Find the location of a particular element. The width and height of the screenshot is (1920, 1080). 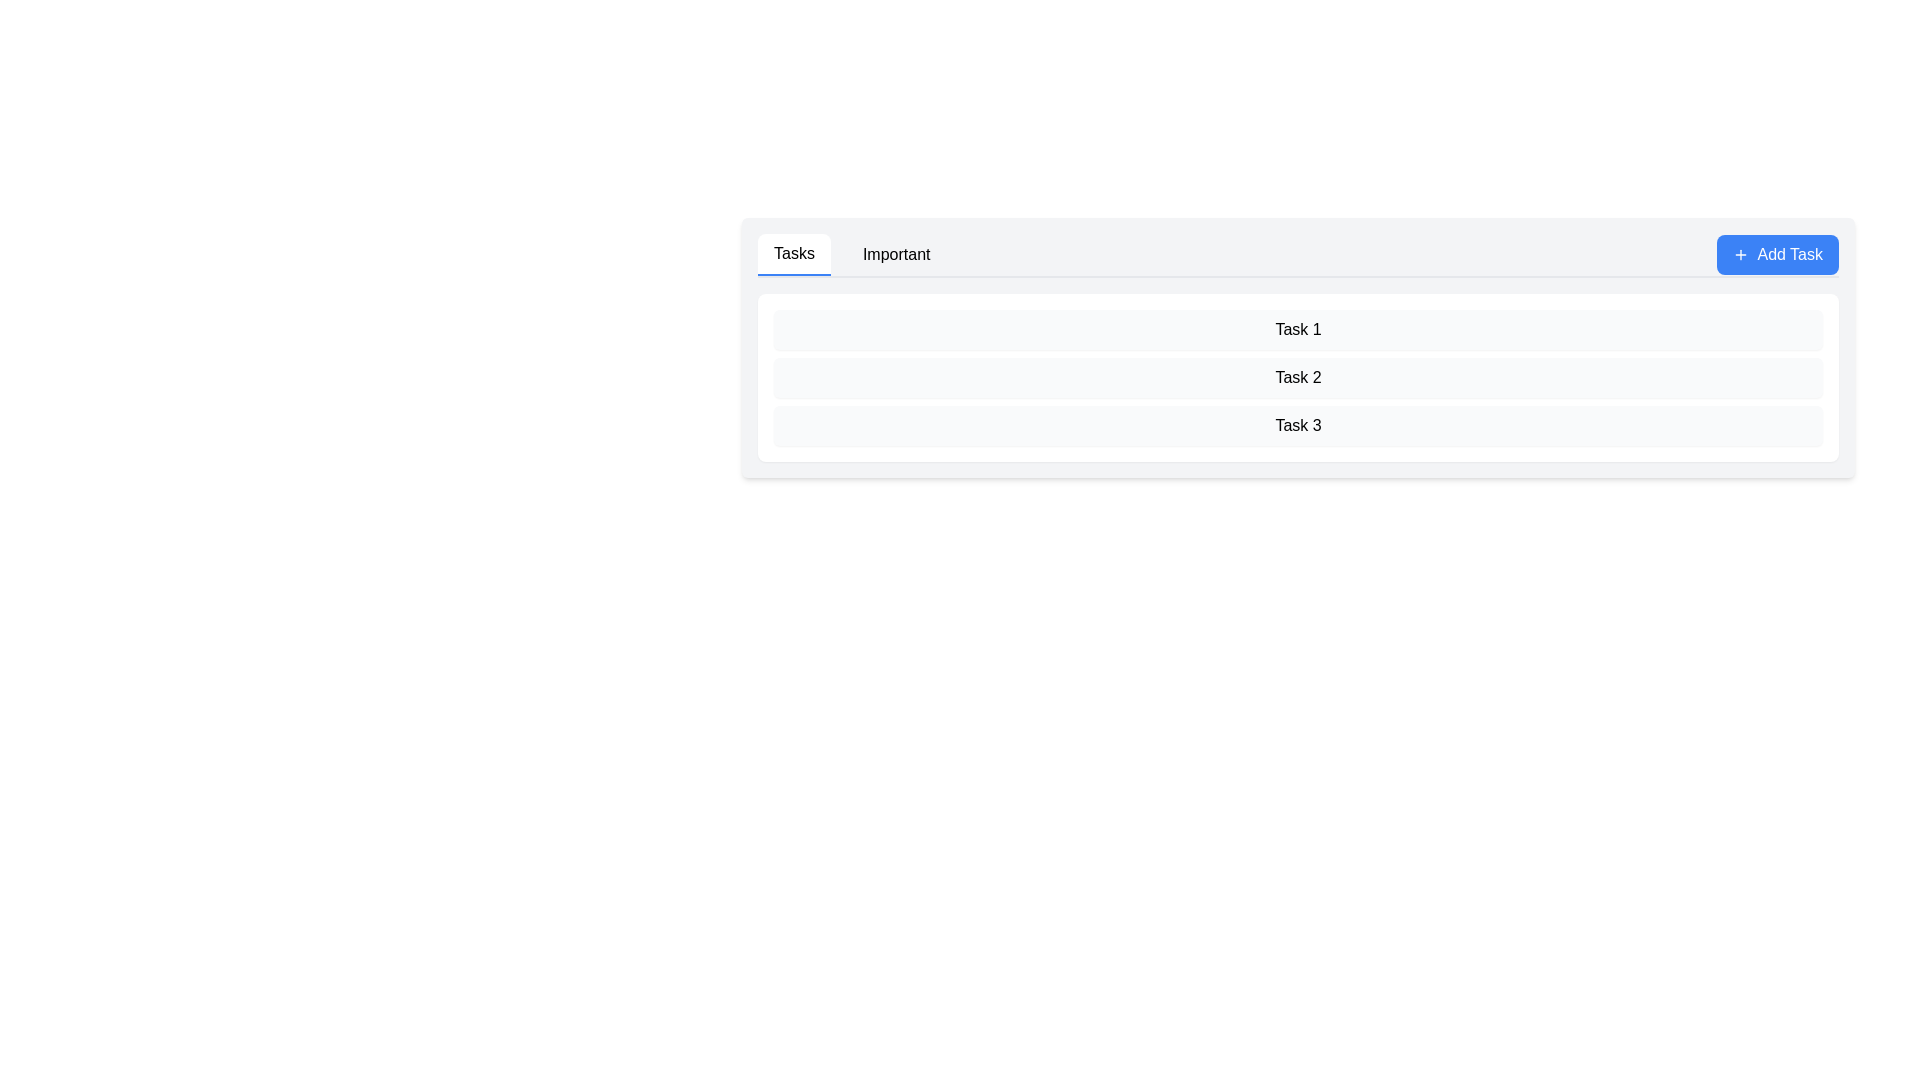

the List Item containing the text 'Task 3' which is the third item in a vertical list with a light gray background and rounded corners is located at coordinates (1298, 424).